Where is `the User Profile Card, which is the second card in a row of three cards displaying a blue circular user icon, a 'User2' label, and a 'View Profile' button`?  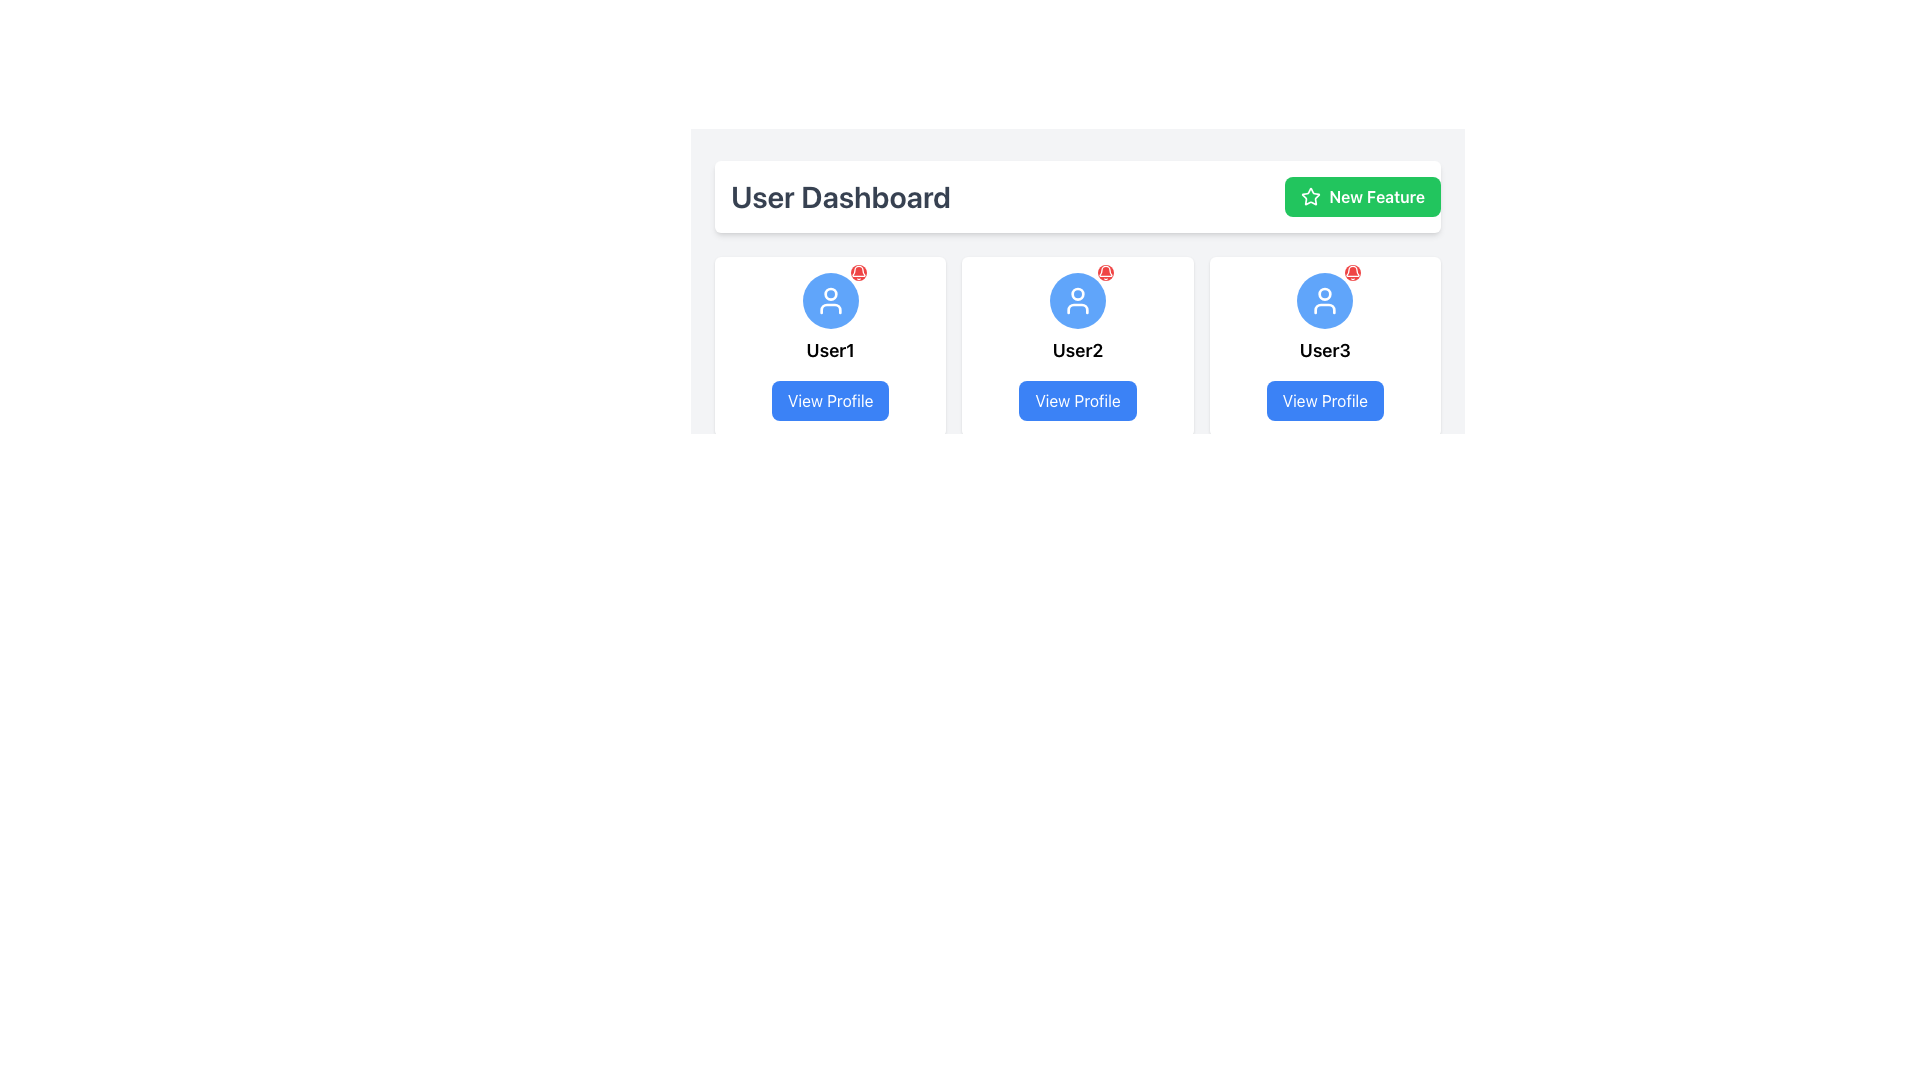
the User Profile Card, which is the second card in a row of three cards displaying a blue circular user icon, a 'User2' label, and a 'View Profile' button is located at coordinates (1077, 397).